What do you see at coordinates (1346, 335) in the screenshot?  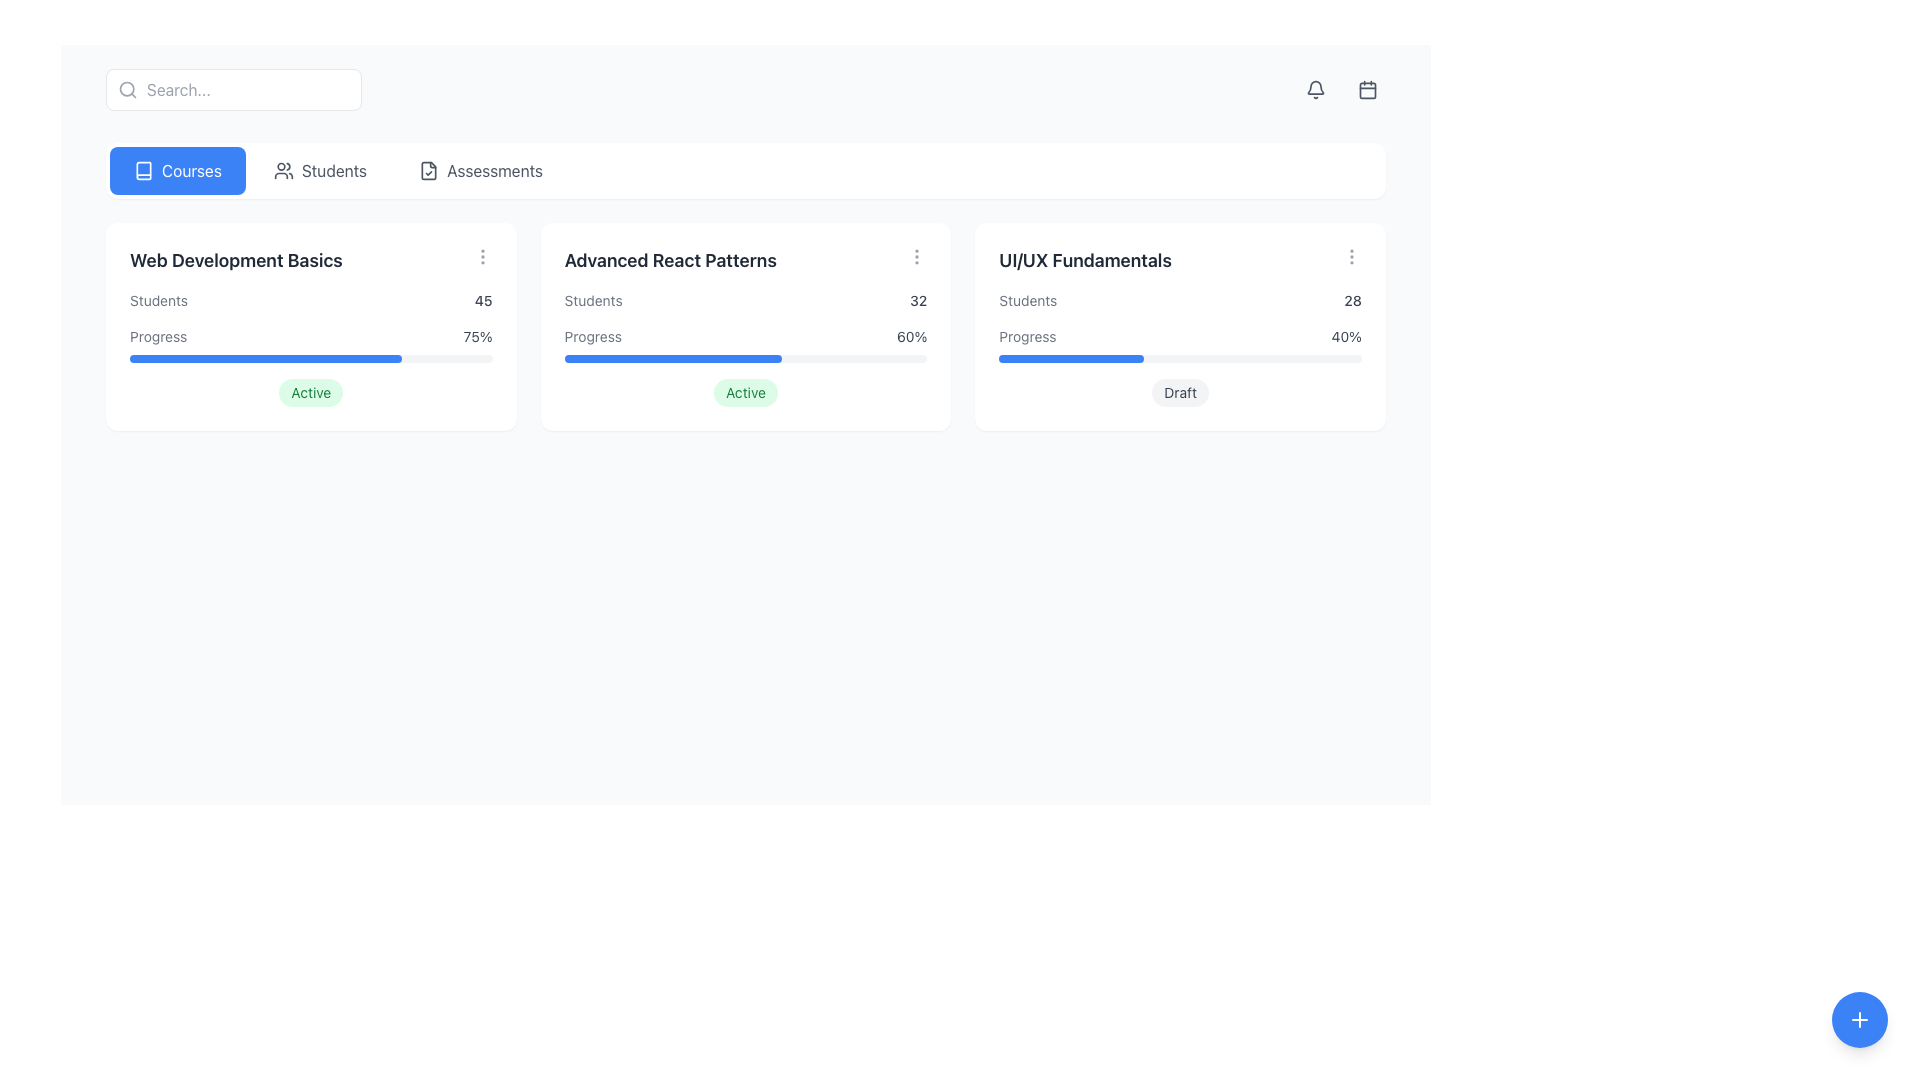 I see `the static text label displaying '40%' in gray font, located in the progress section of the 'UI/UX Fundamentals' card` at bounding box center [1346, 335].